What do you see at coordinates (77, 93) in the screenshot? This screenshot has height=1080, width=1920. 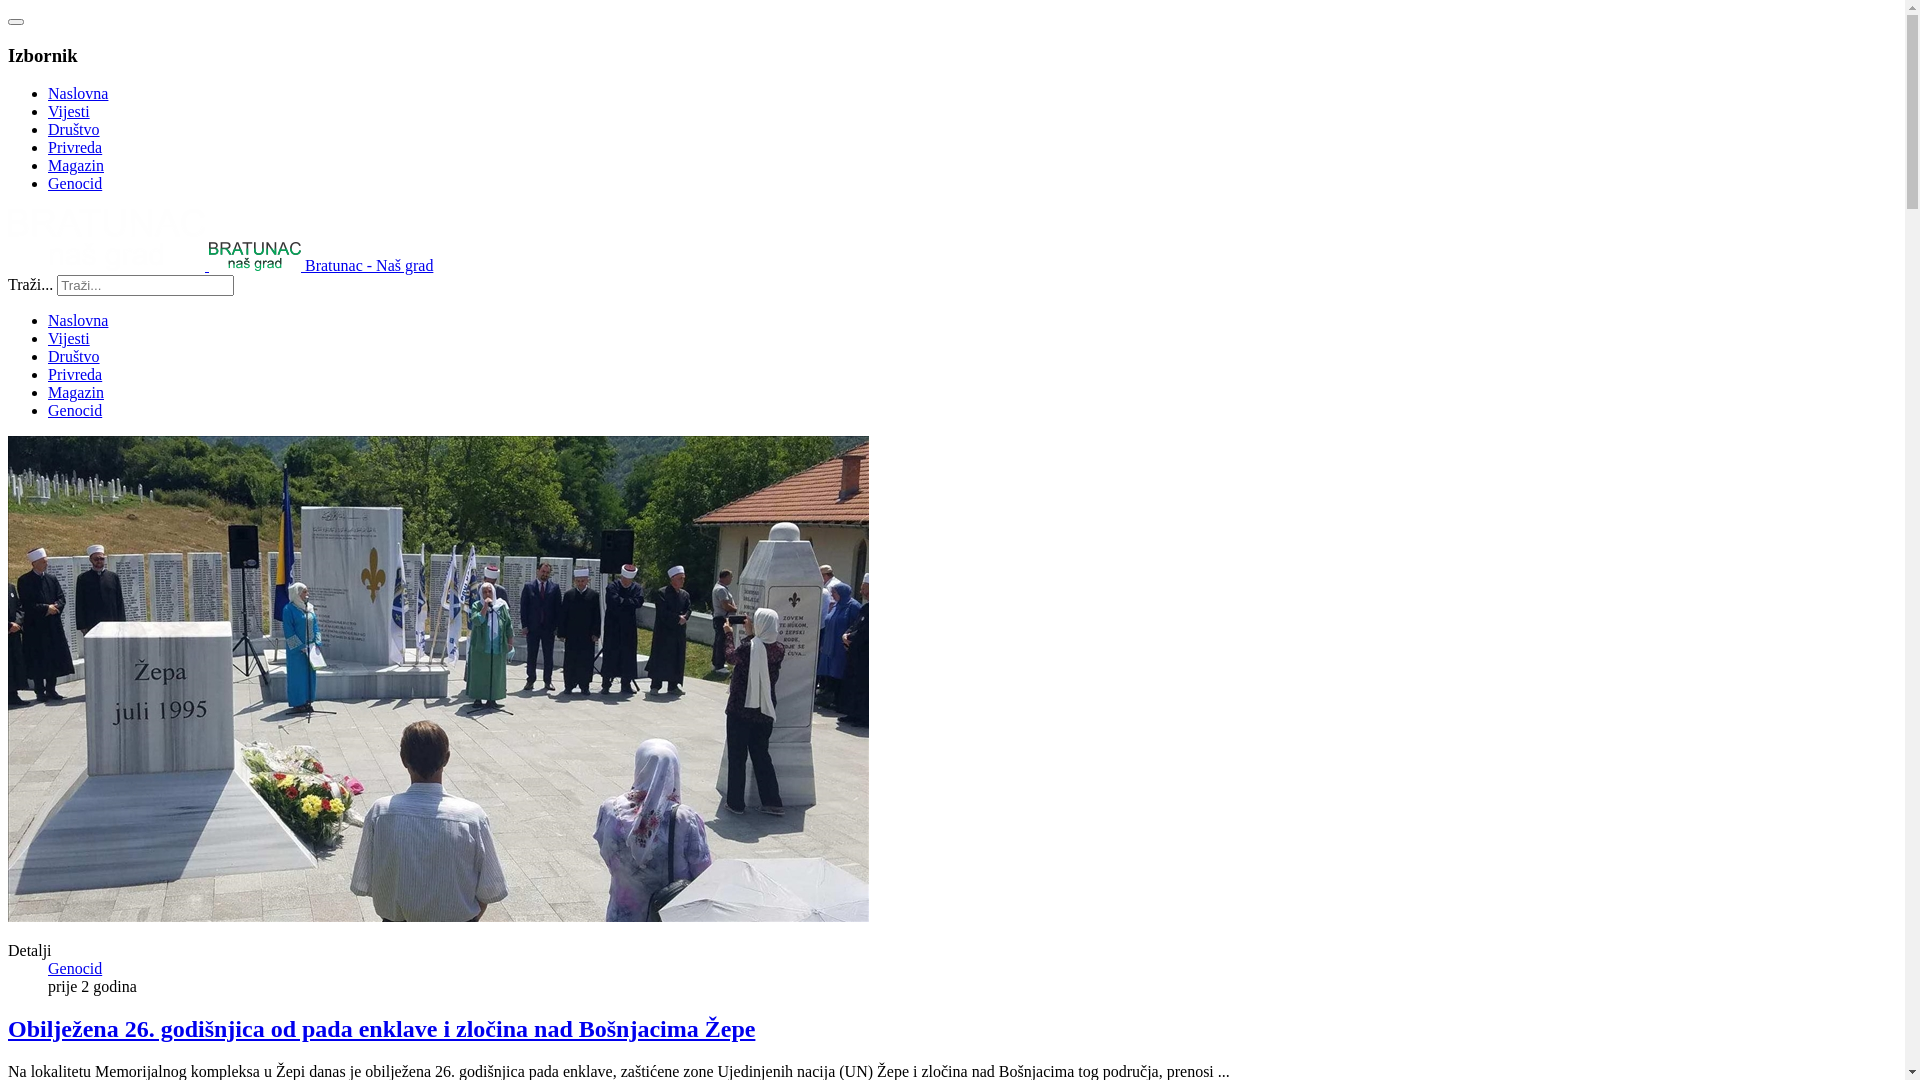 I see `'Naslovna'` at bounding box center [77, 93].